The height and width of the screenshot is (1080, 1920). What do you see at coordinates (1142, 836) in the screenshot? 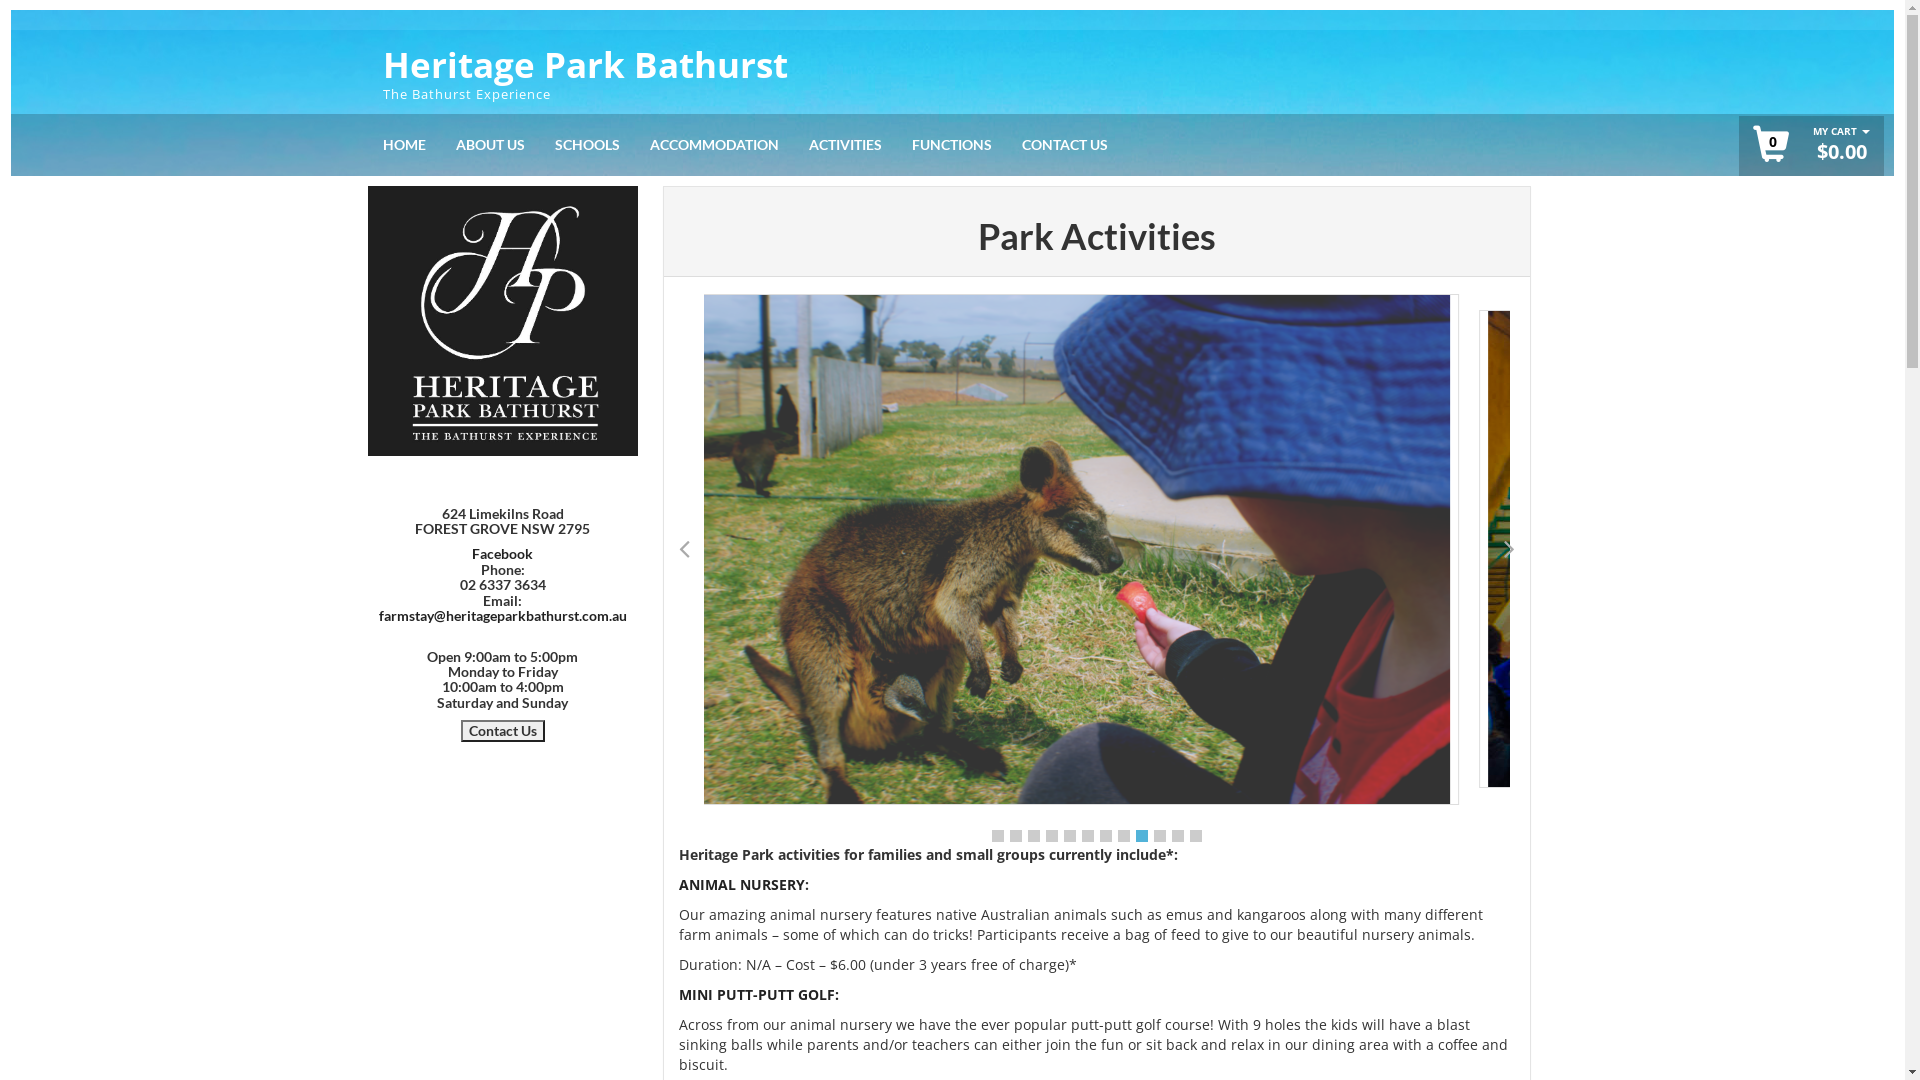
I see `'9'` at bounding box center [1142, 836].